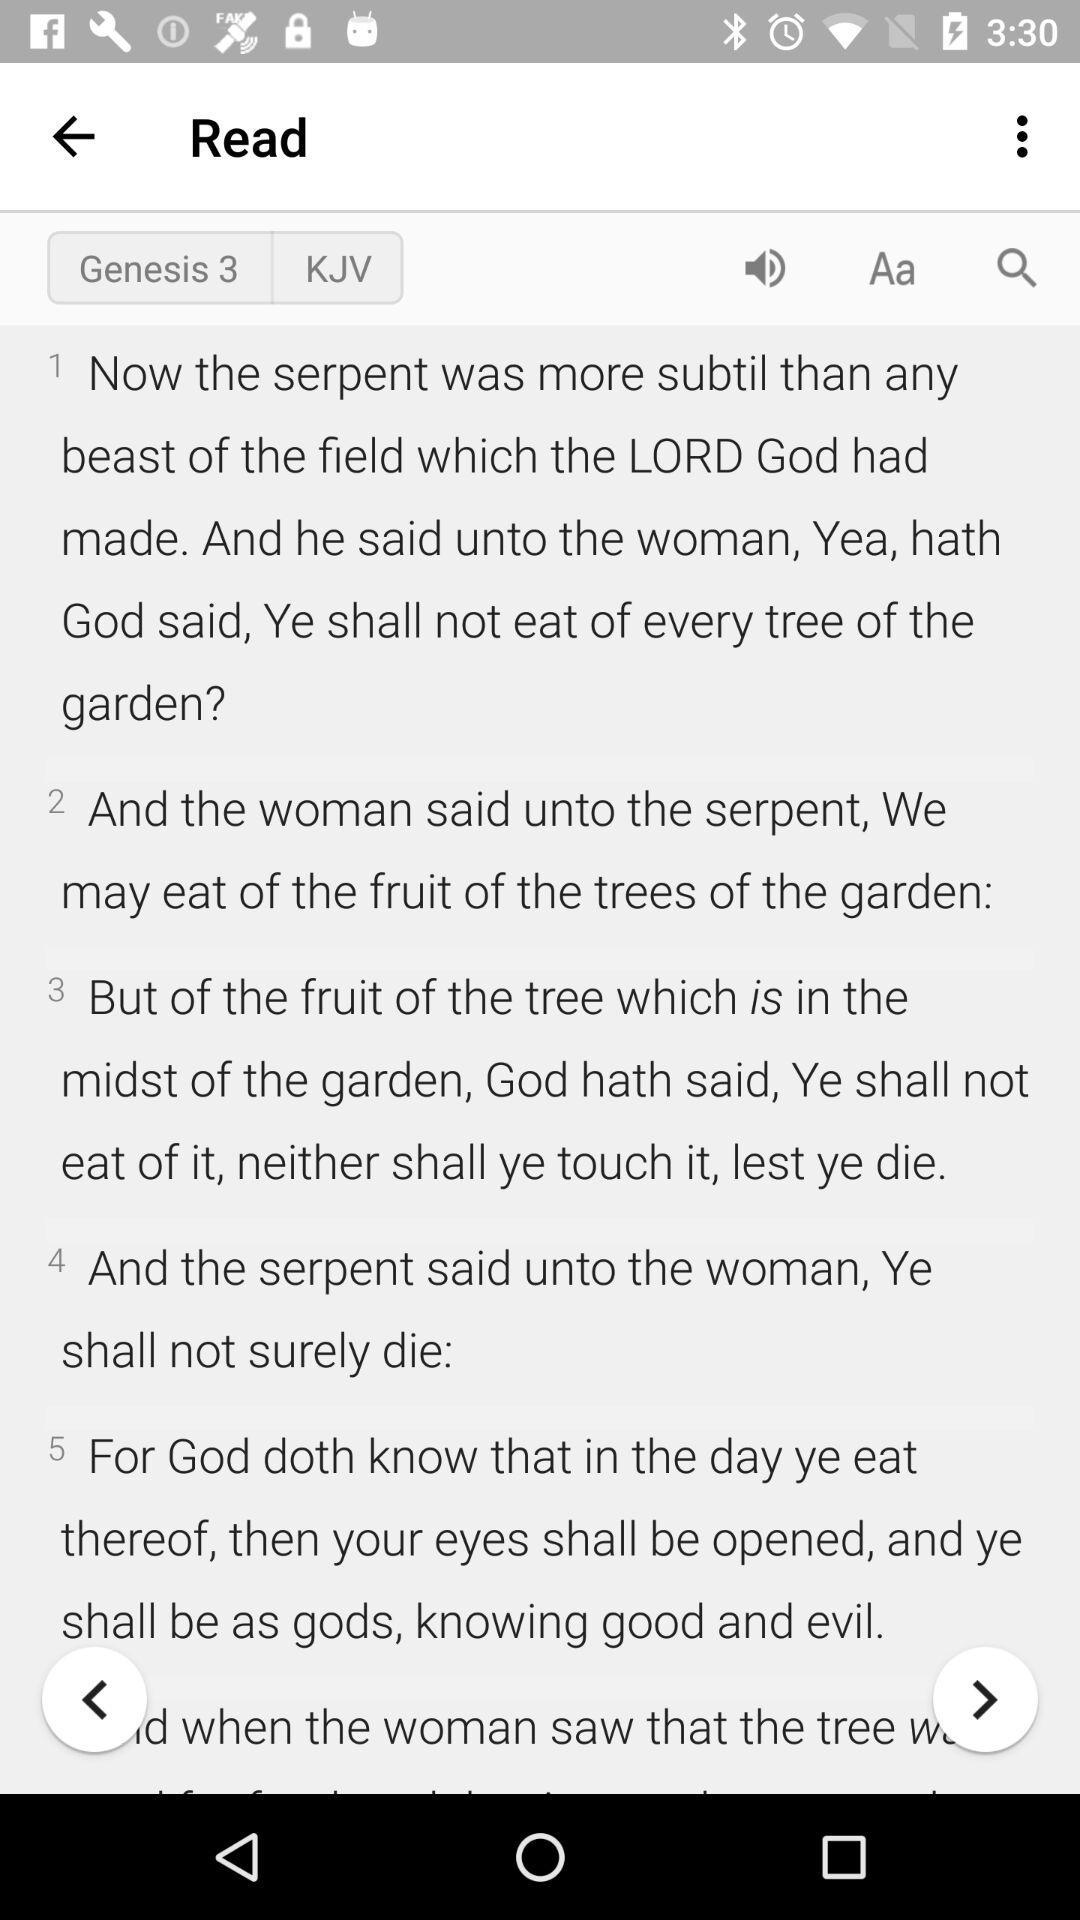 Image resolution: width=1080 pixels, height=1920 pixels. Describe the element at coordinates (94, 1698) in the screenshot. I see `back one page` at that location.